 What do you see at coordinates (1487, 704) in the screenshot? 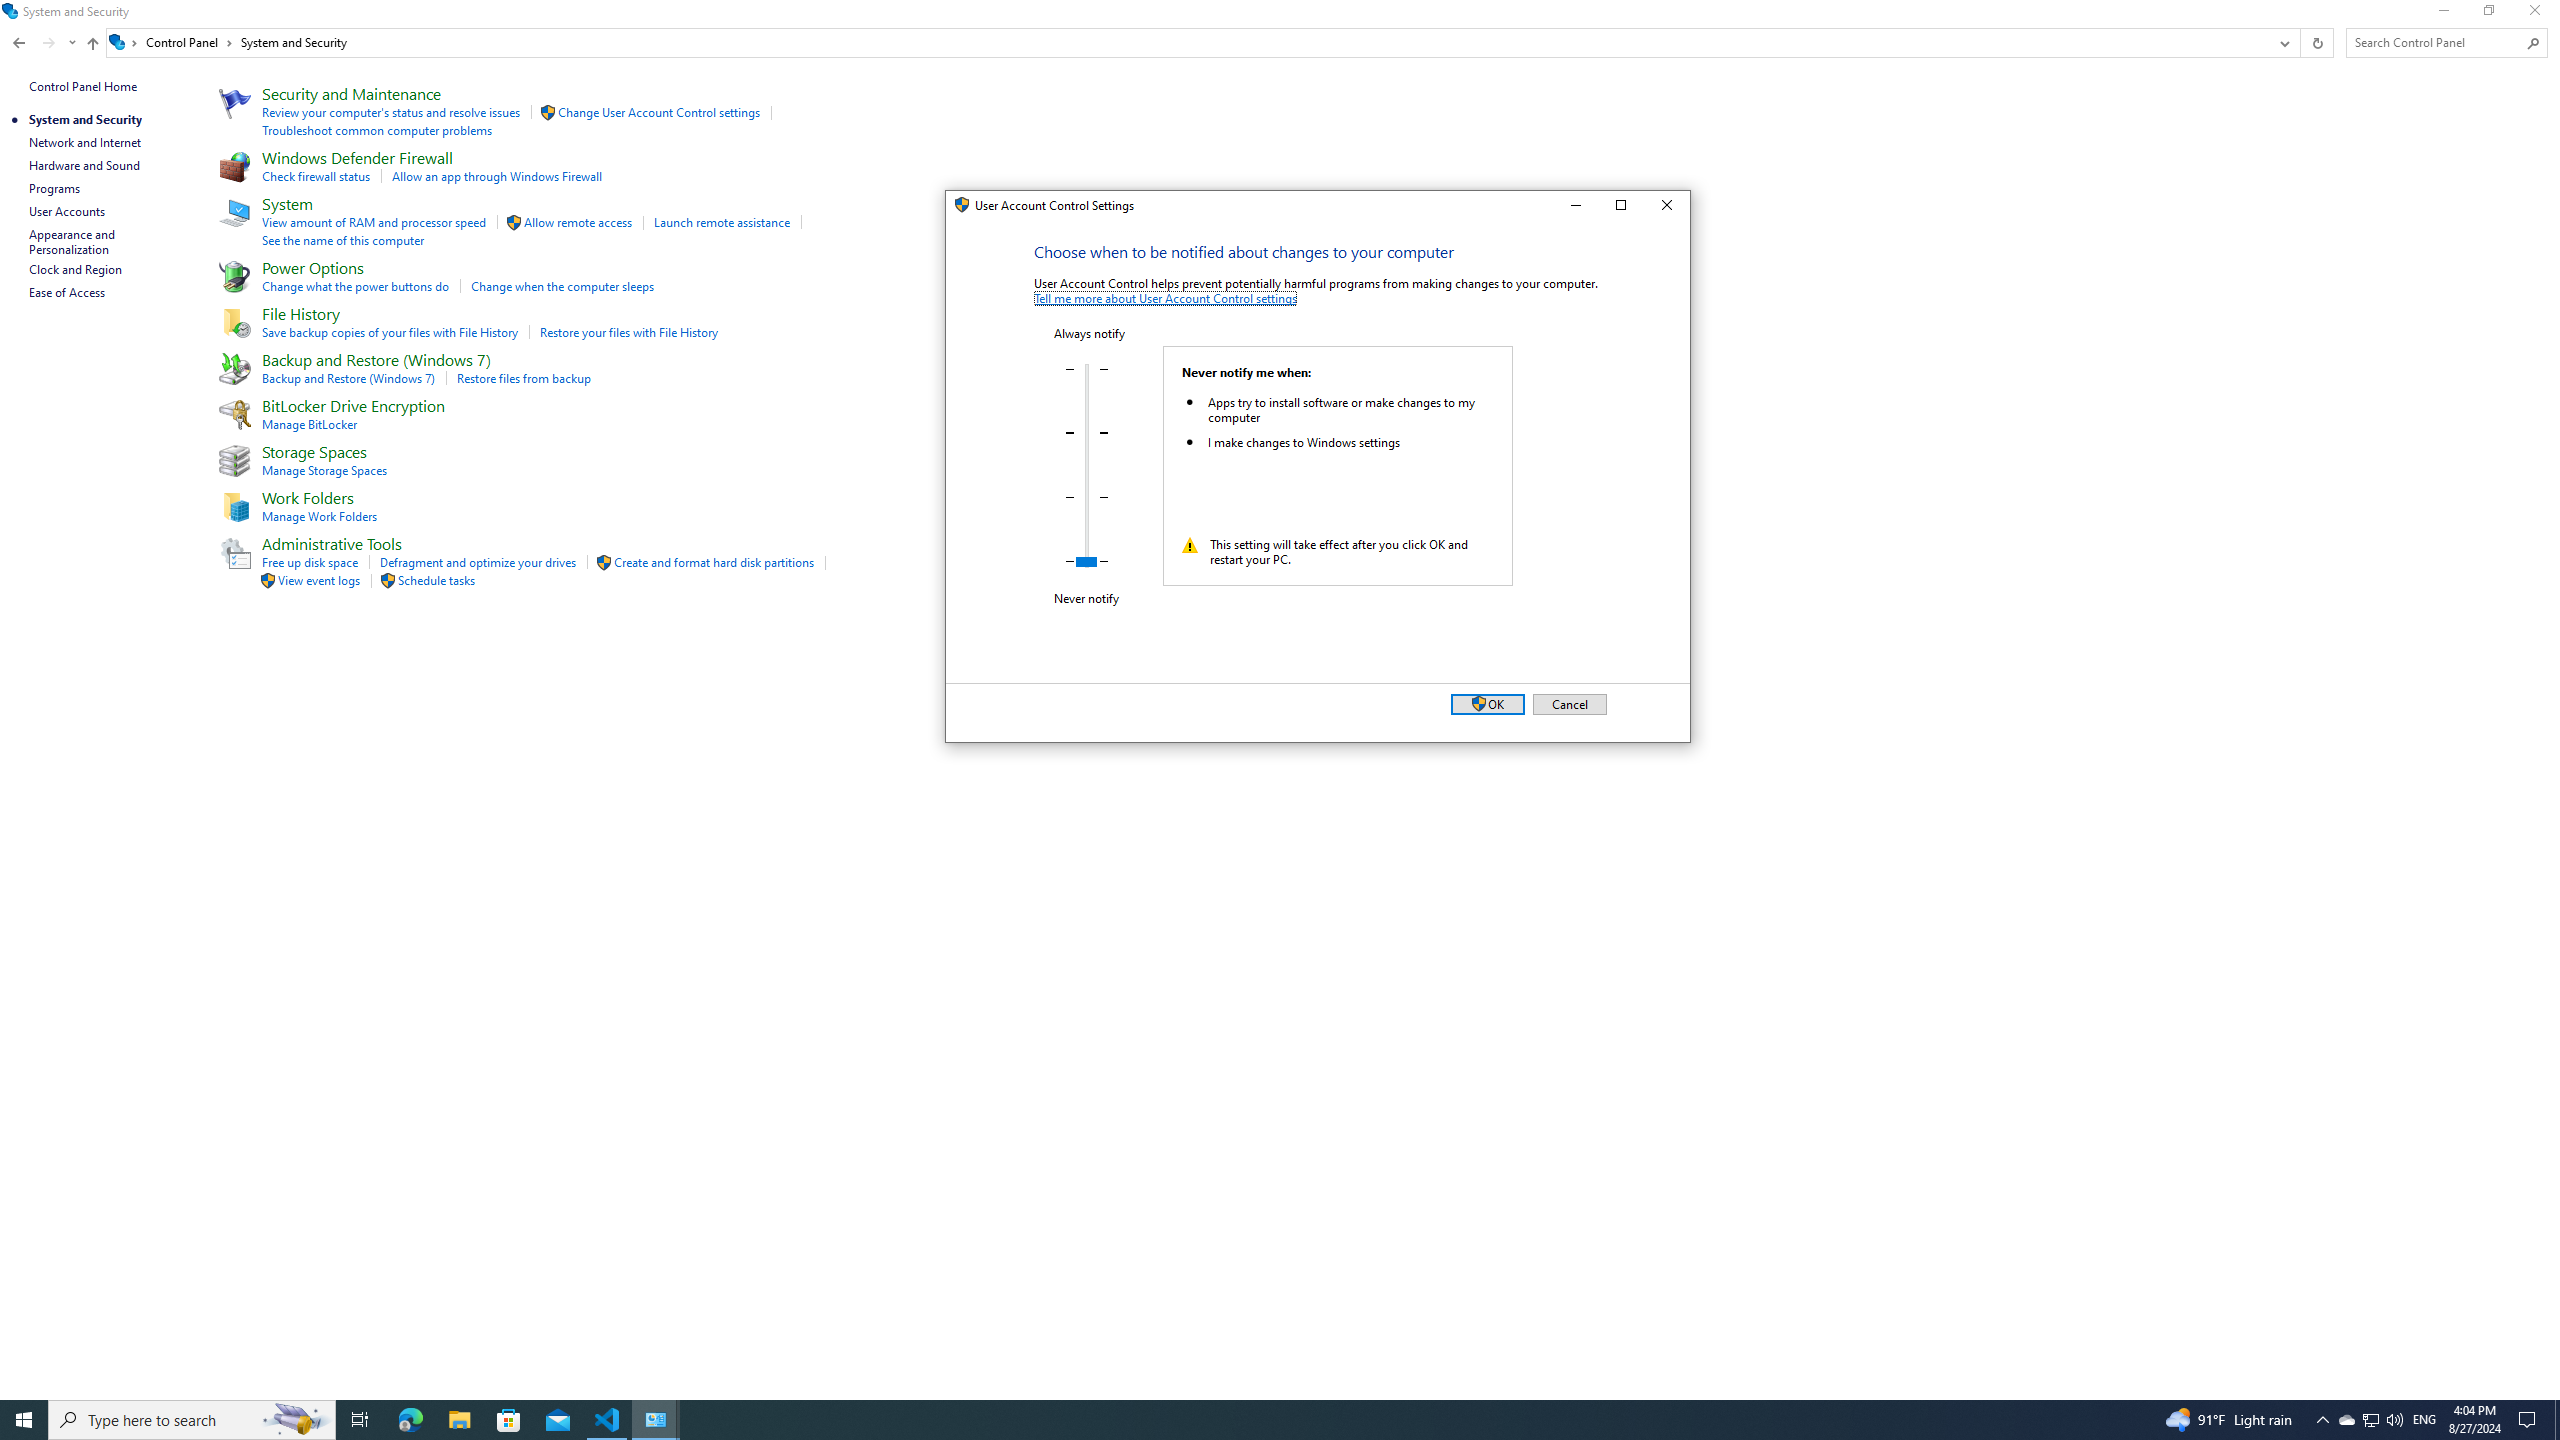
I see `'OK'` at bounding box center [1487, 704].